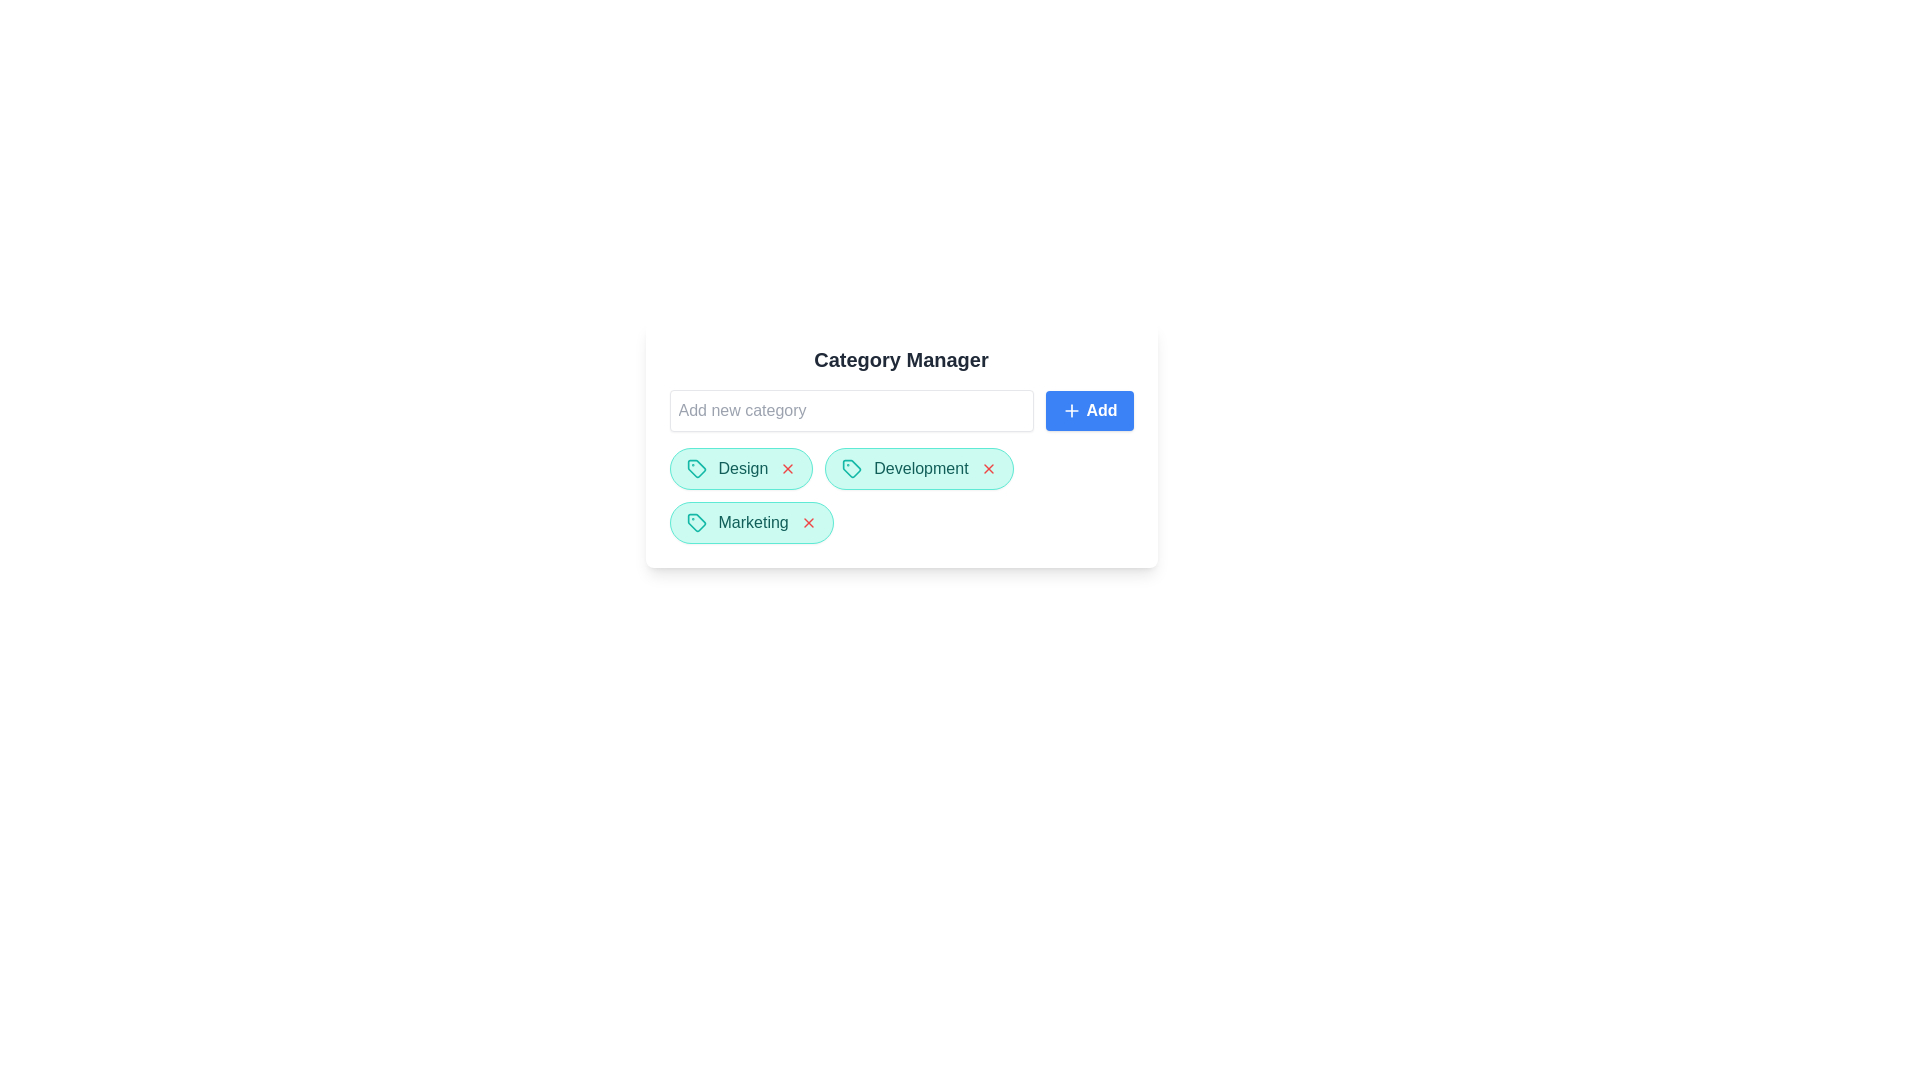  Describe the element at coordinates (808, 522) in the screenshot. I see `'X' button on the category chip labeled 'Marketing'` at that location.